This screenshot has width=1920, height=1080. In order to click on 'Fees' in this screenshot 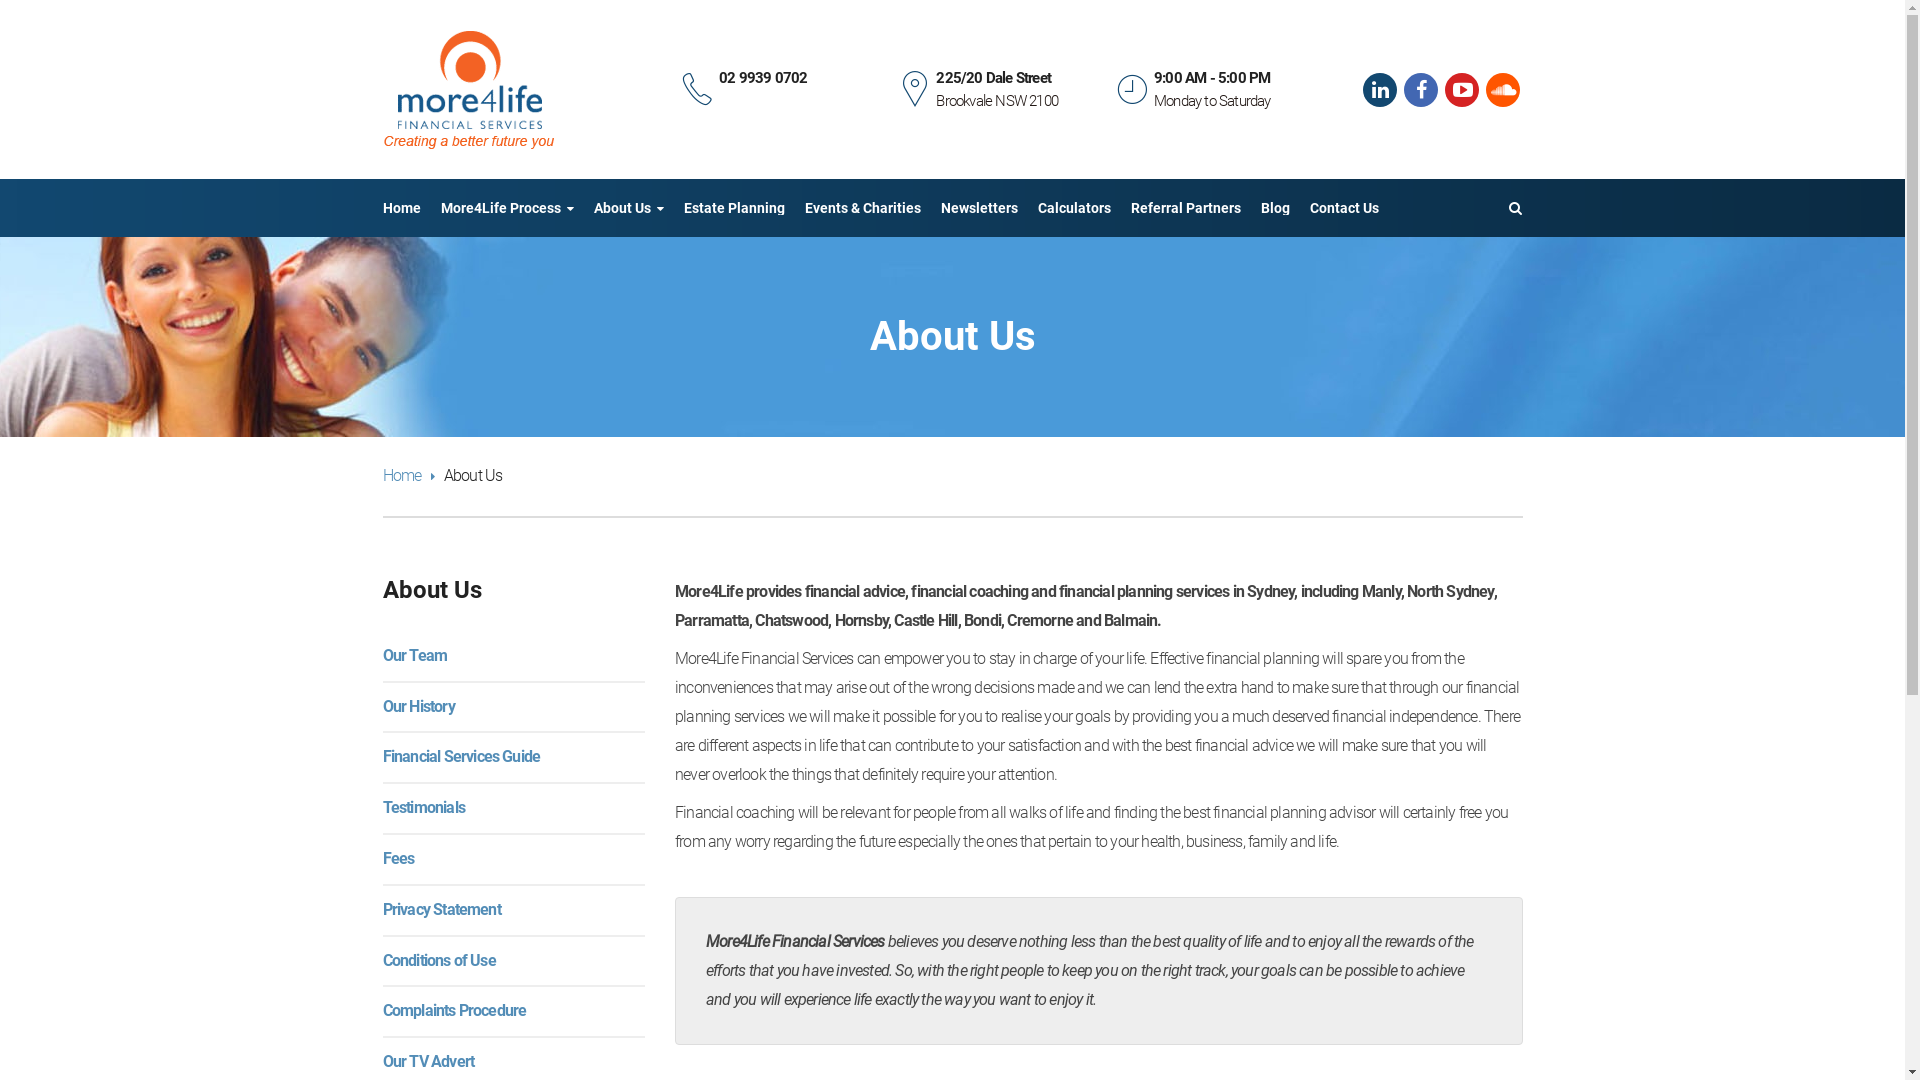, I will do `click(398, 857)`.